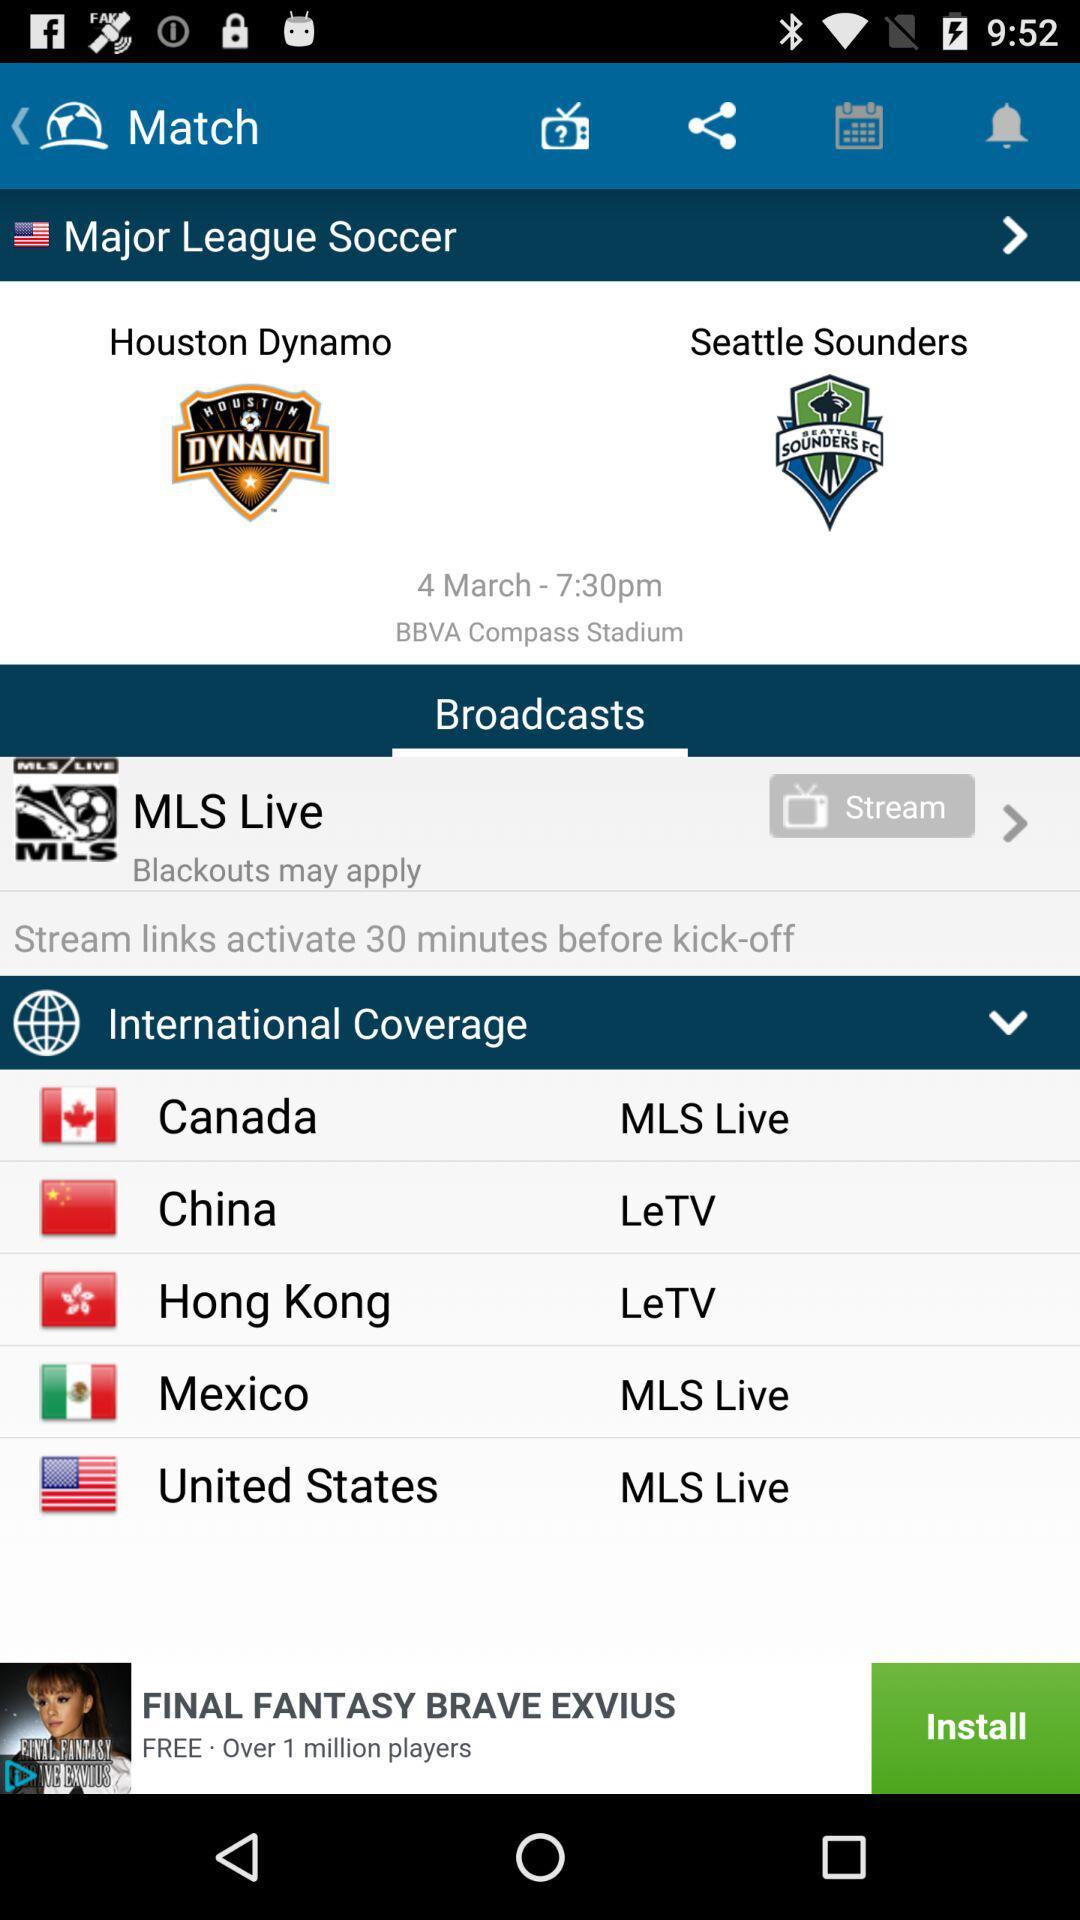  I want to click on install game, so click(540, 1727).